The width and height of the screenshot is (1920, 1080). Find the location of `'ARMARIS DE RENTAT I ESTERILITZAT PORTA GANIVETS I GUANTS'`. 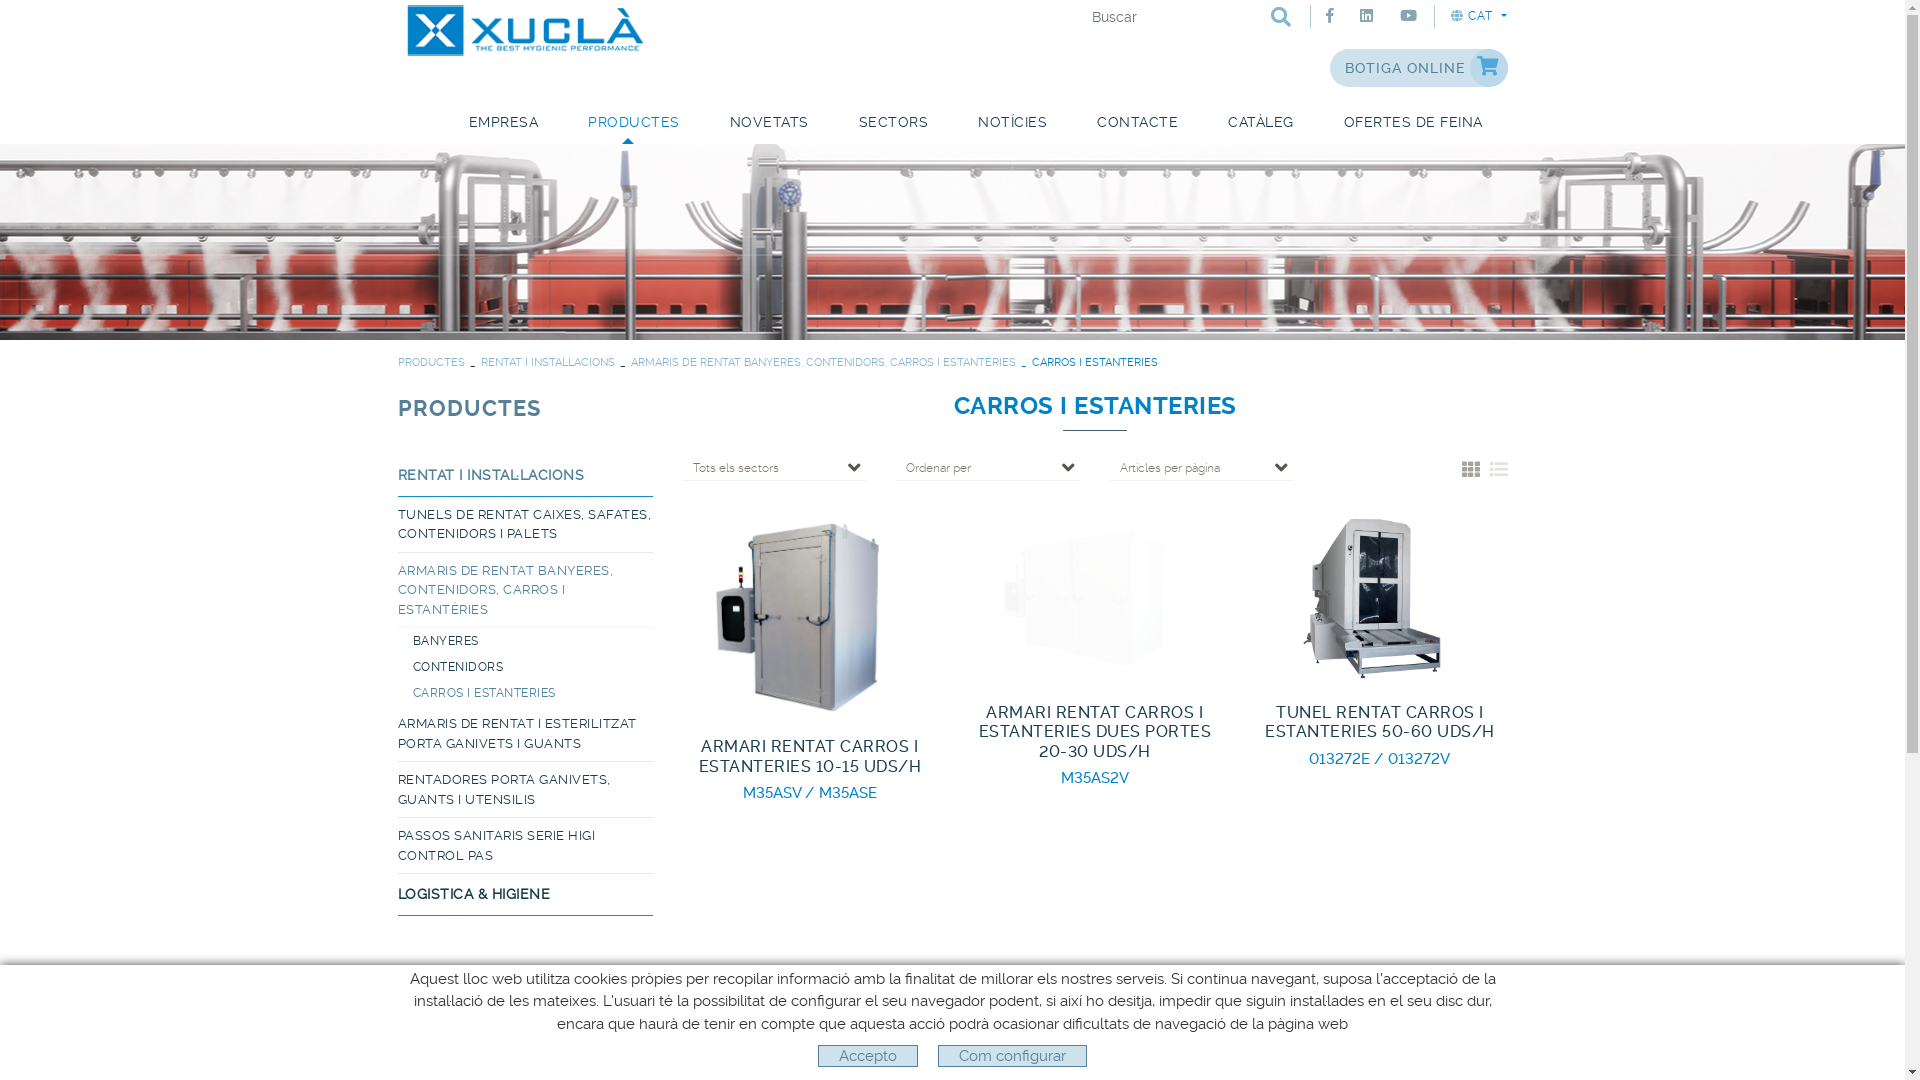

'ARMARIS DE RENTAT I ESTERILITZAT PORTA GANIVETS I GUANTS' is located at coordinates (525, 733).